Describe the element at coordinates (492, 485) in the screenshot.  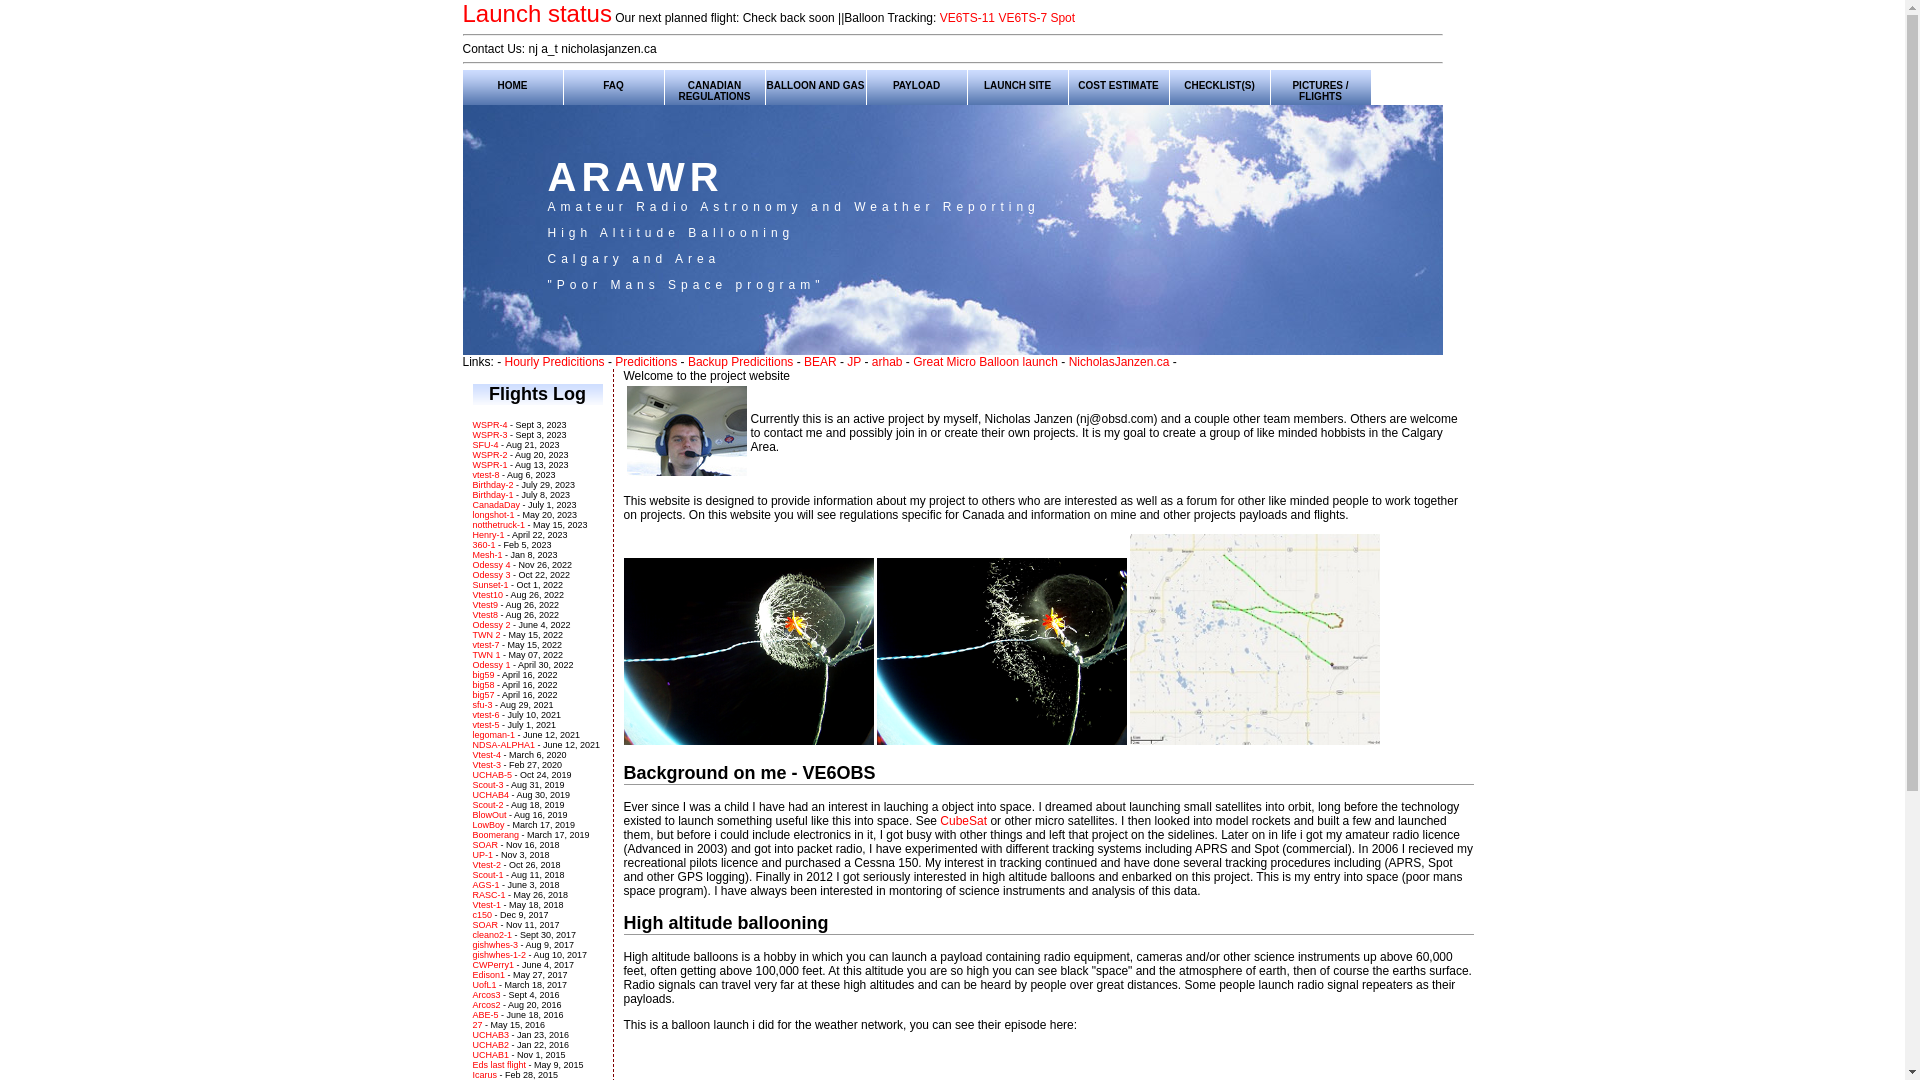
I see `'Birthday-2'` at that location.